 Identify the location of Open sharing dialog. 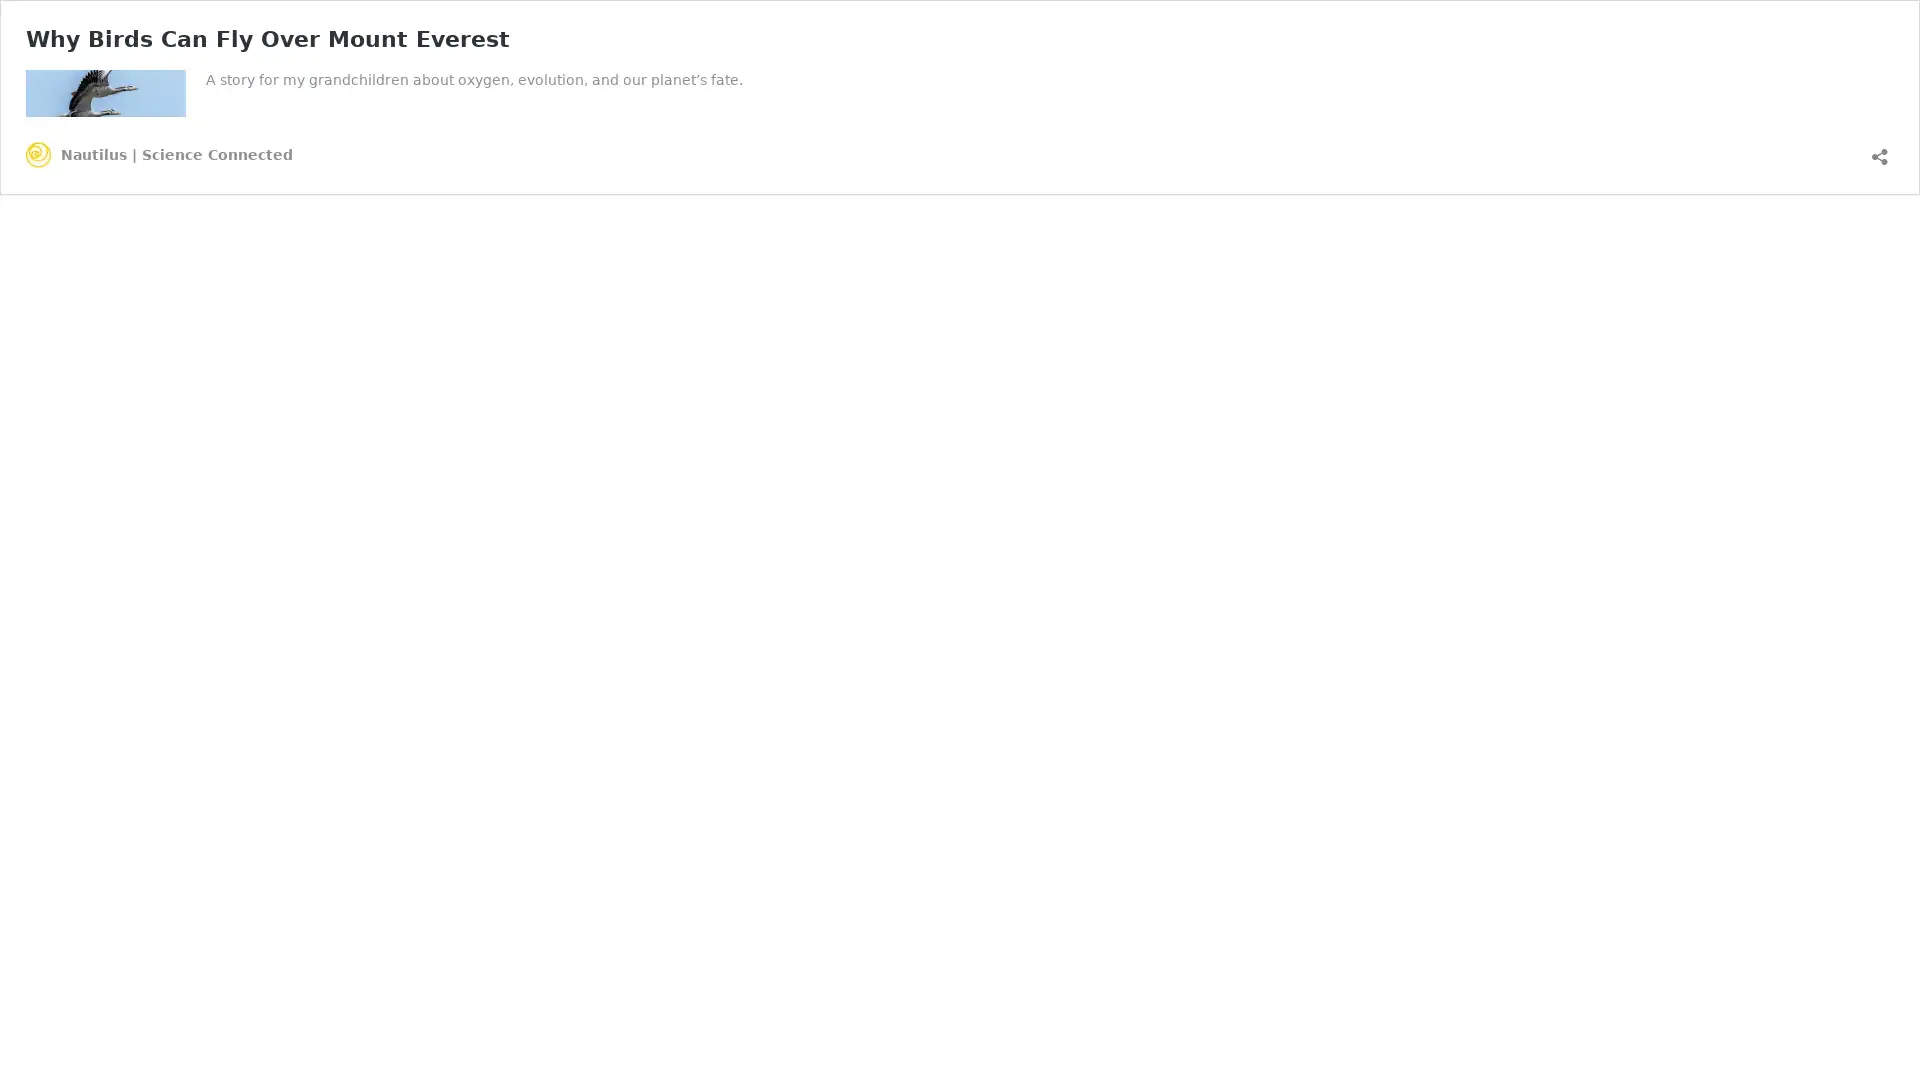
(1879, 148).